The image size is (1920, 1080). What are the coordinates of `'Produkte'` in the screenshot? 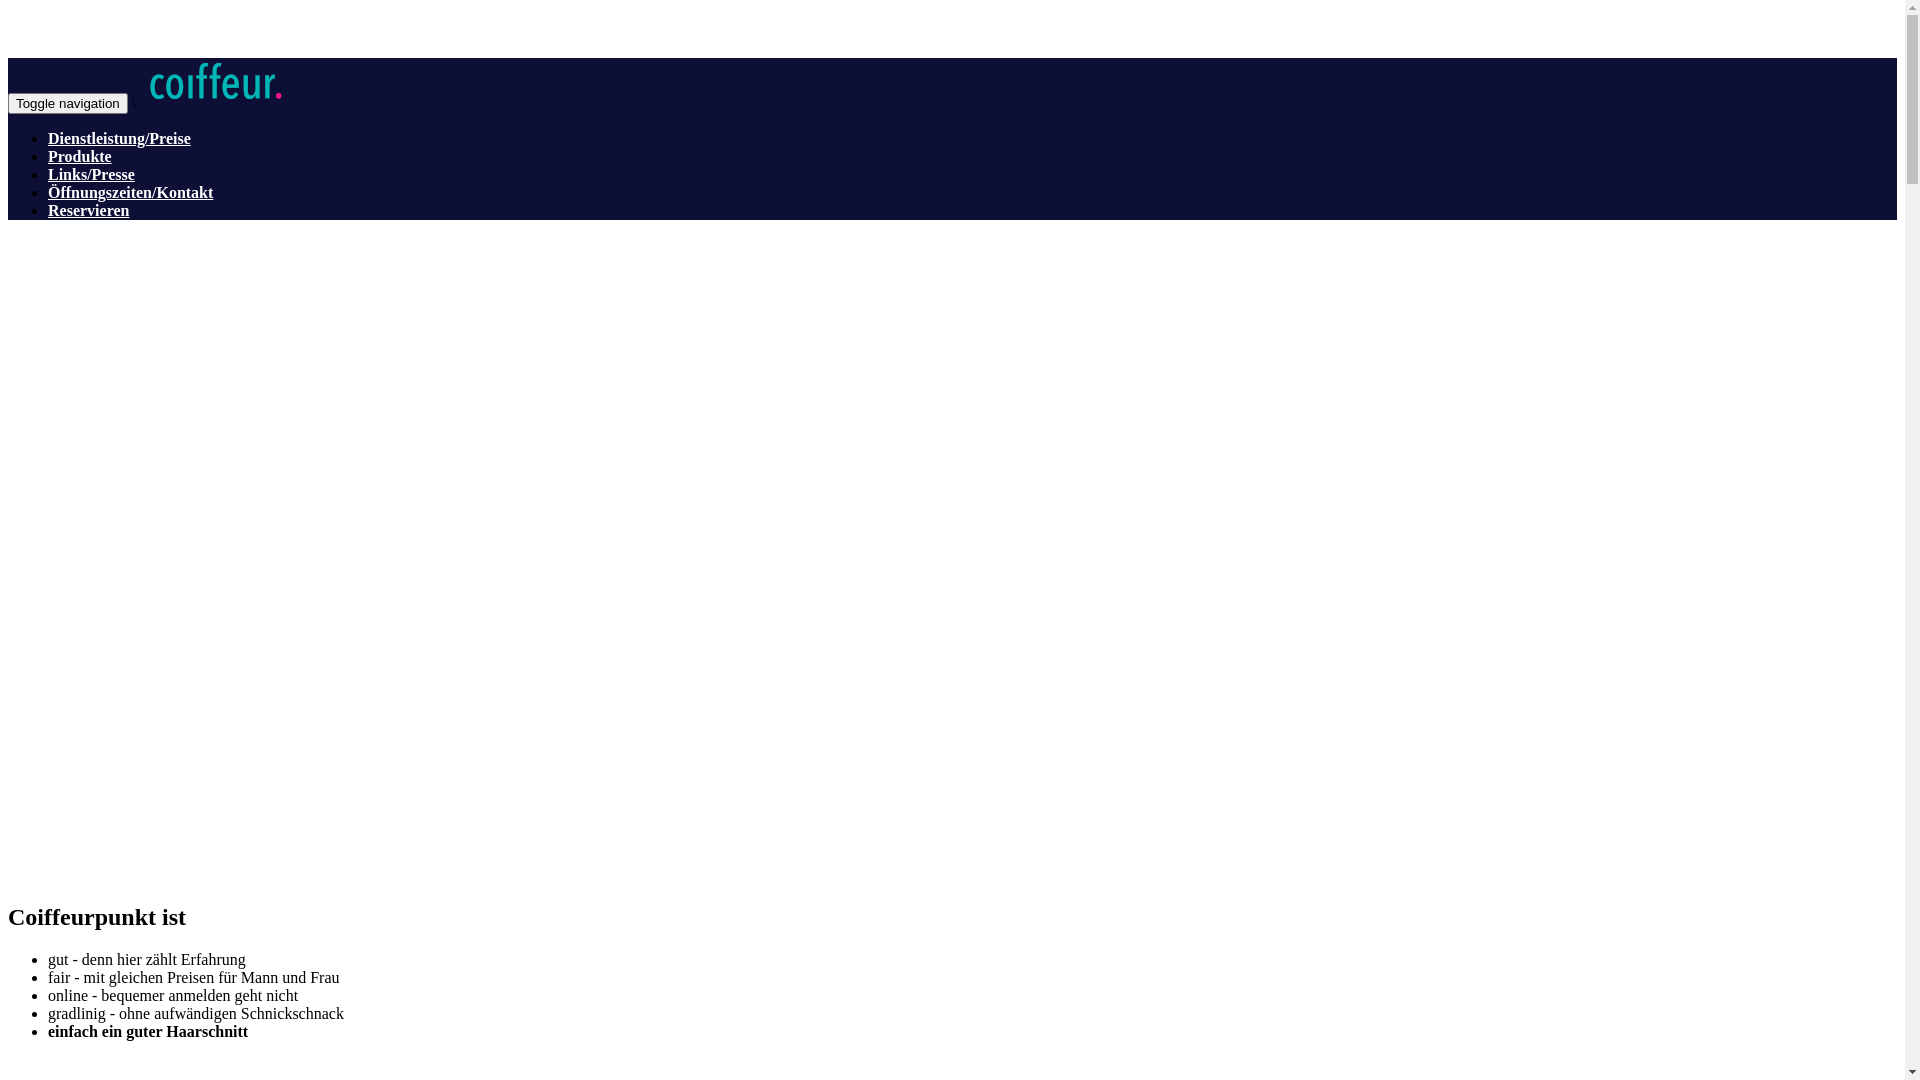 It's located at (48, 155).